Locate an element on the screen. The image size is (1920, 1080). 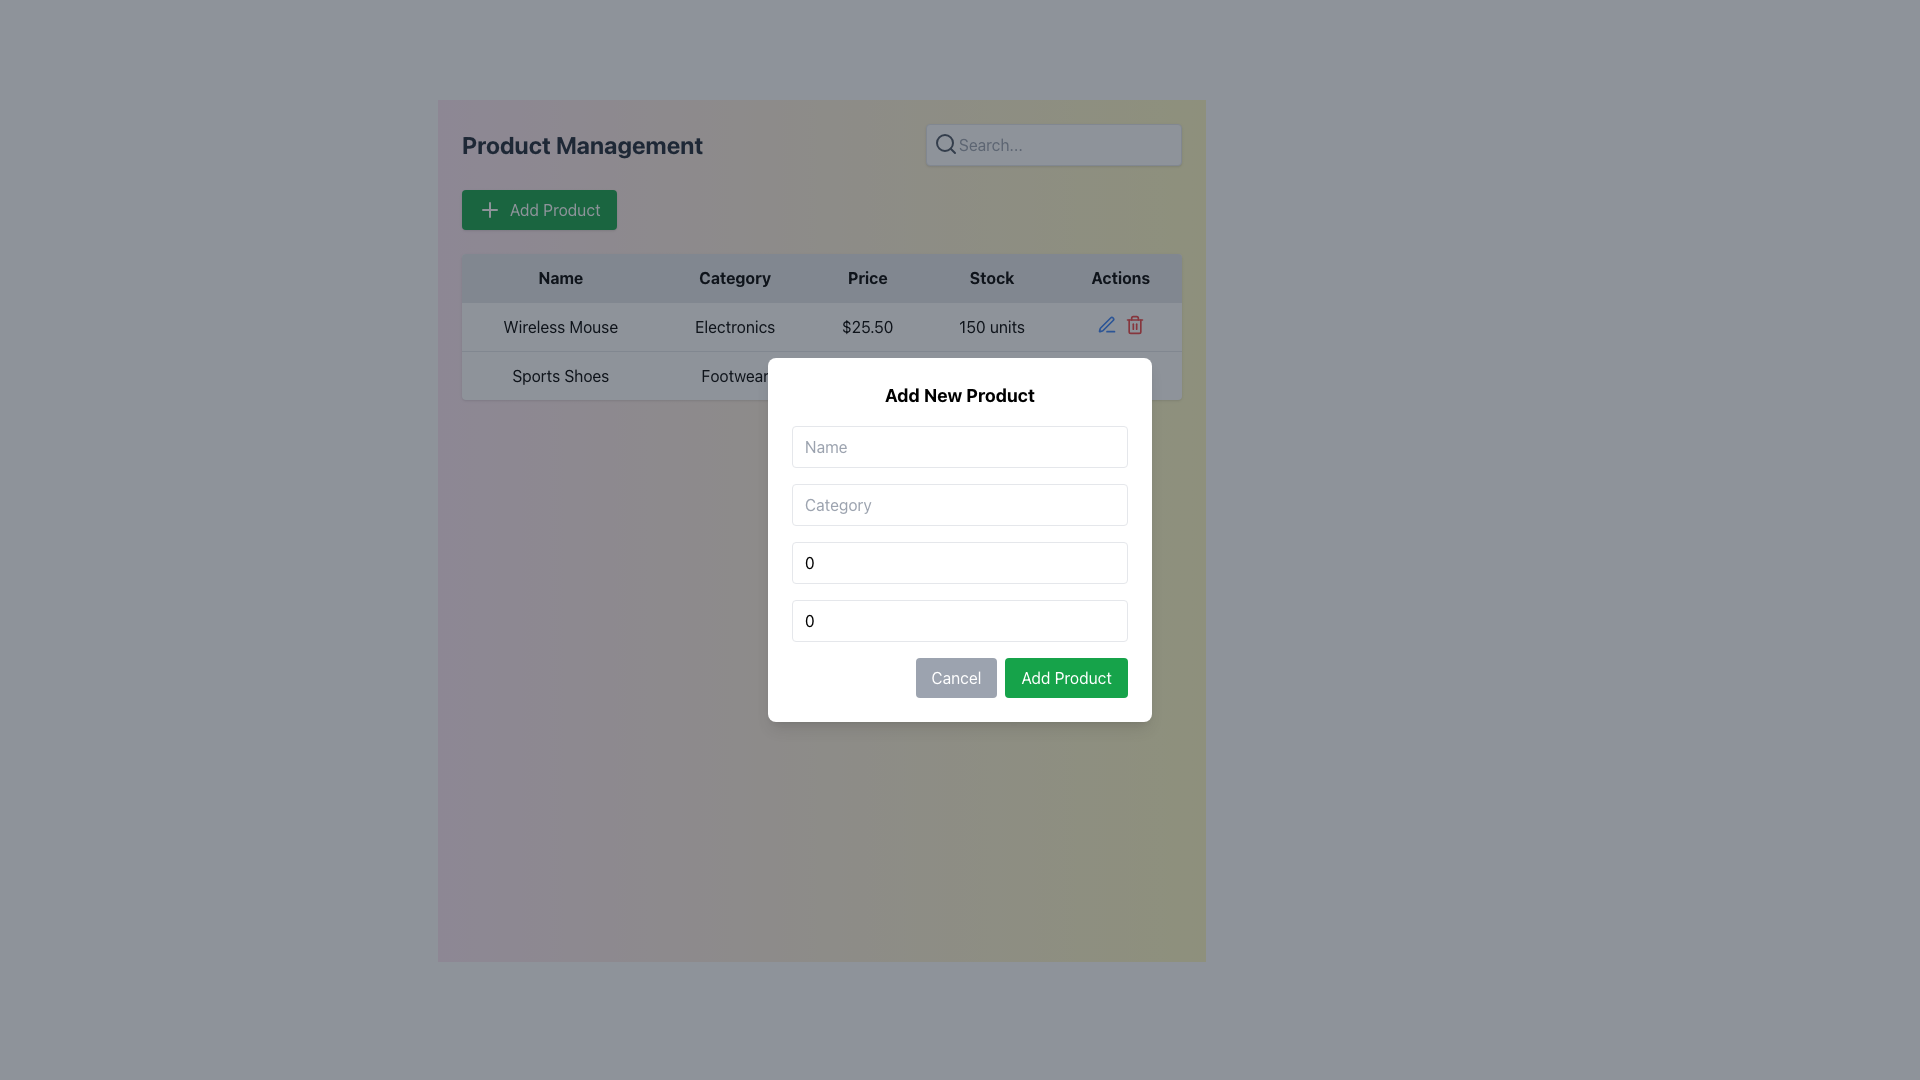
the first row in the 'Product Management' table is located at coordinates (821, 326).